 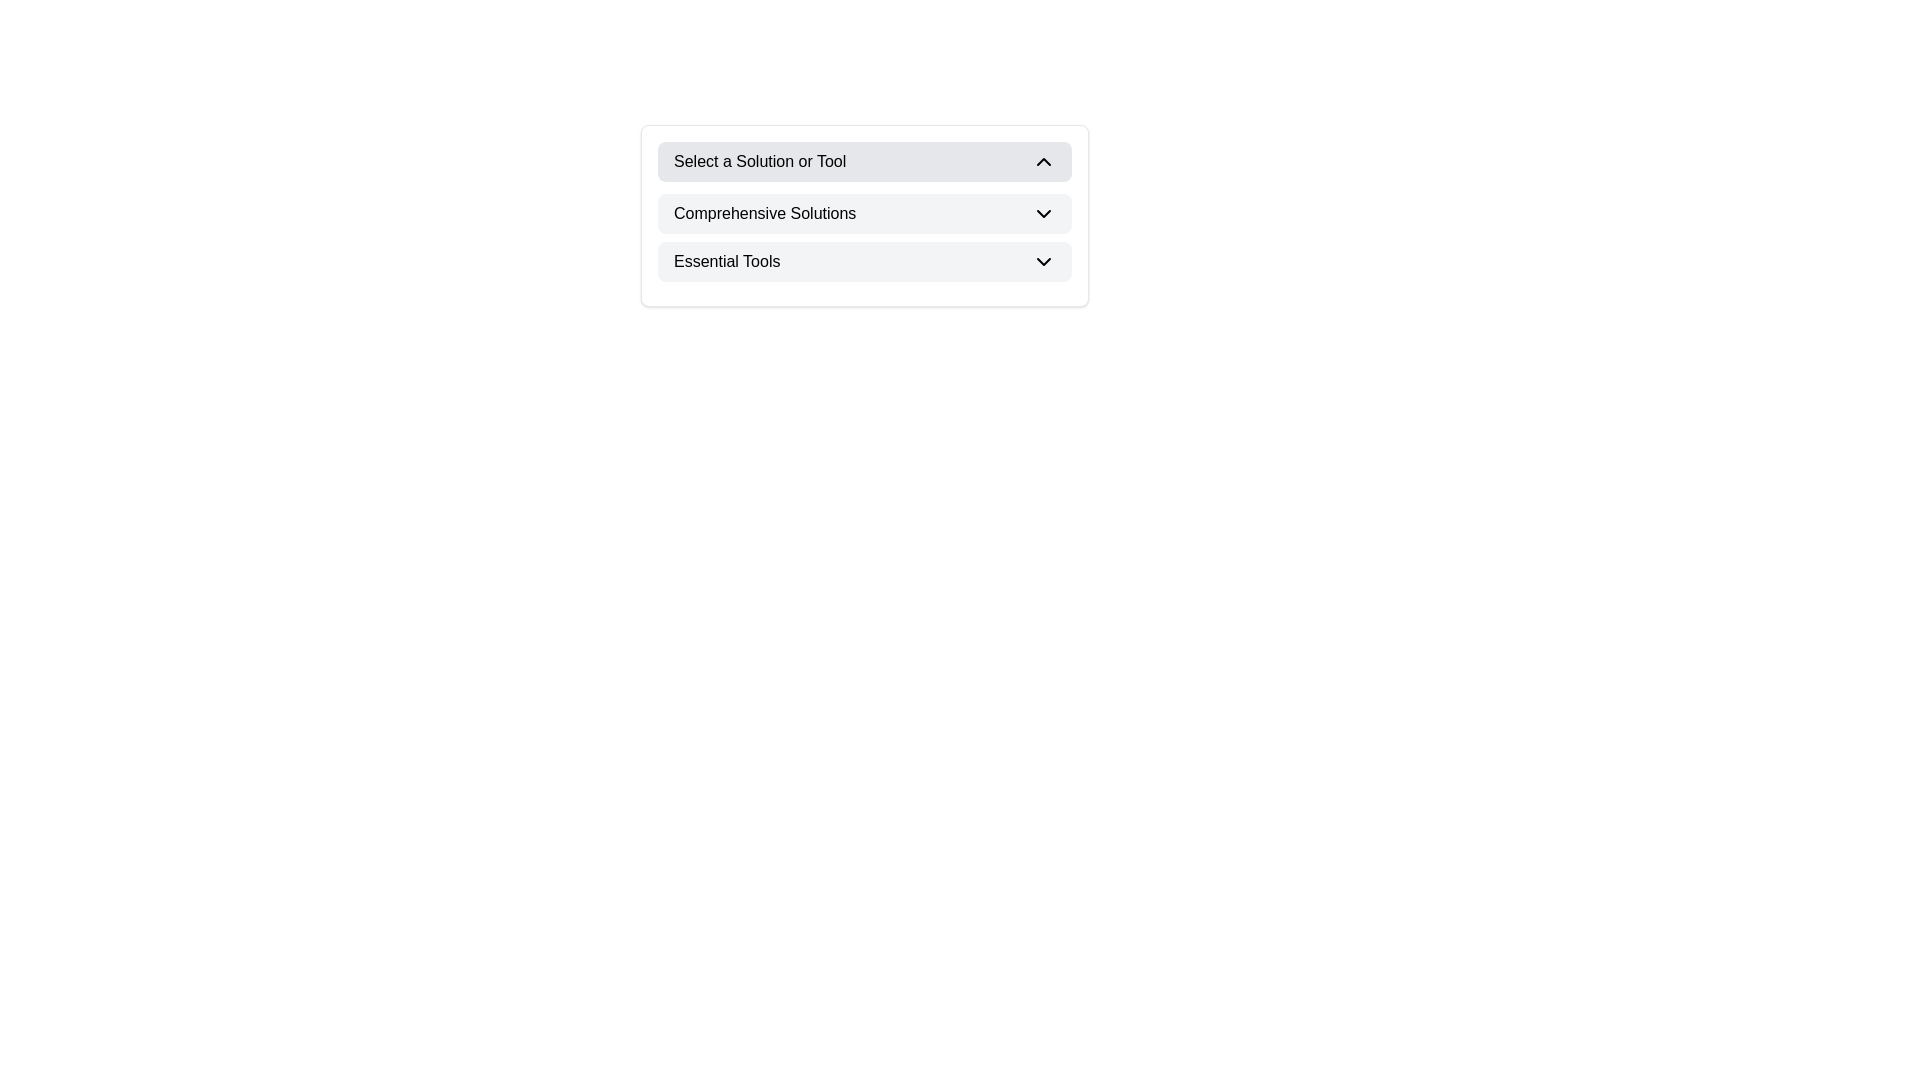 I want to click on the text label indicating access to essential tools in the dropdown menu, located in a rounded rectangular area with a light gray background, so click(x=726, y=261).